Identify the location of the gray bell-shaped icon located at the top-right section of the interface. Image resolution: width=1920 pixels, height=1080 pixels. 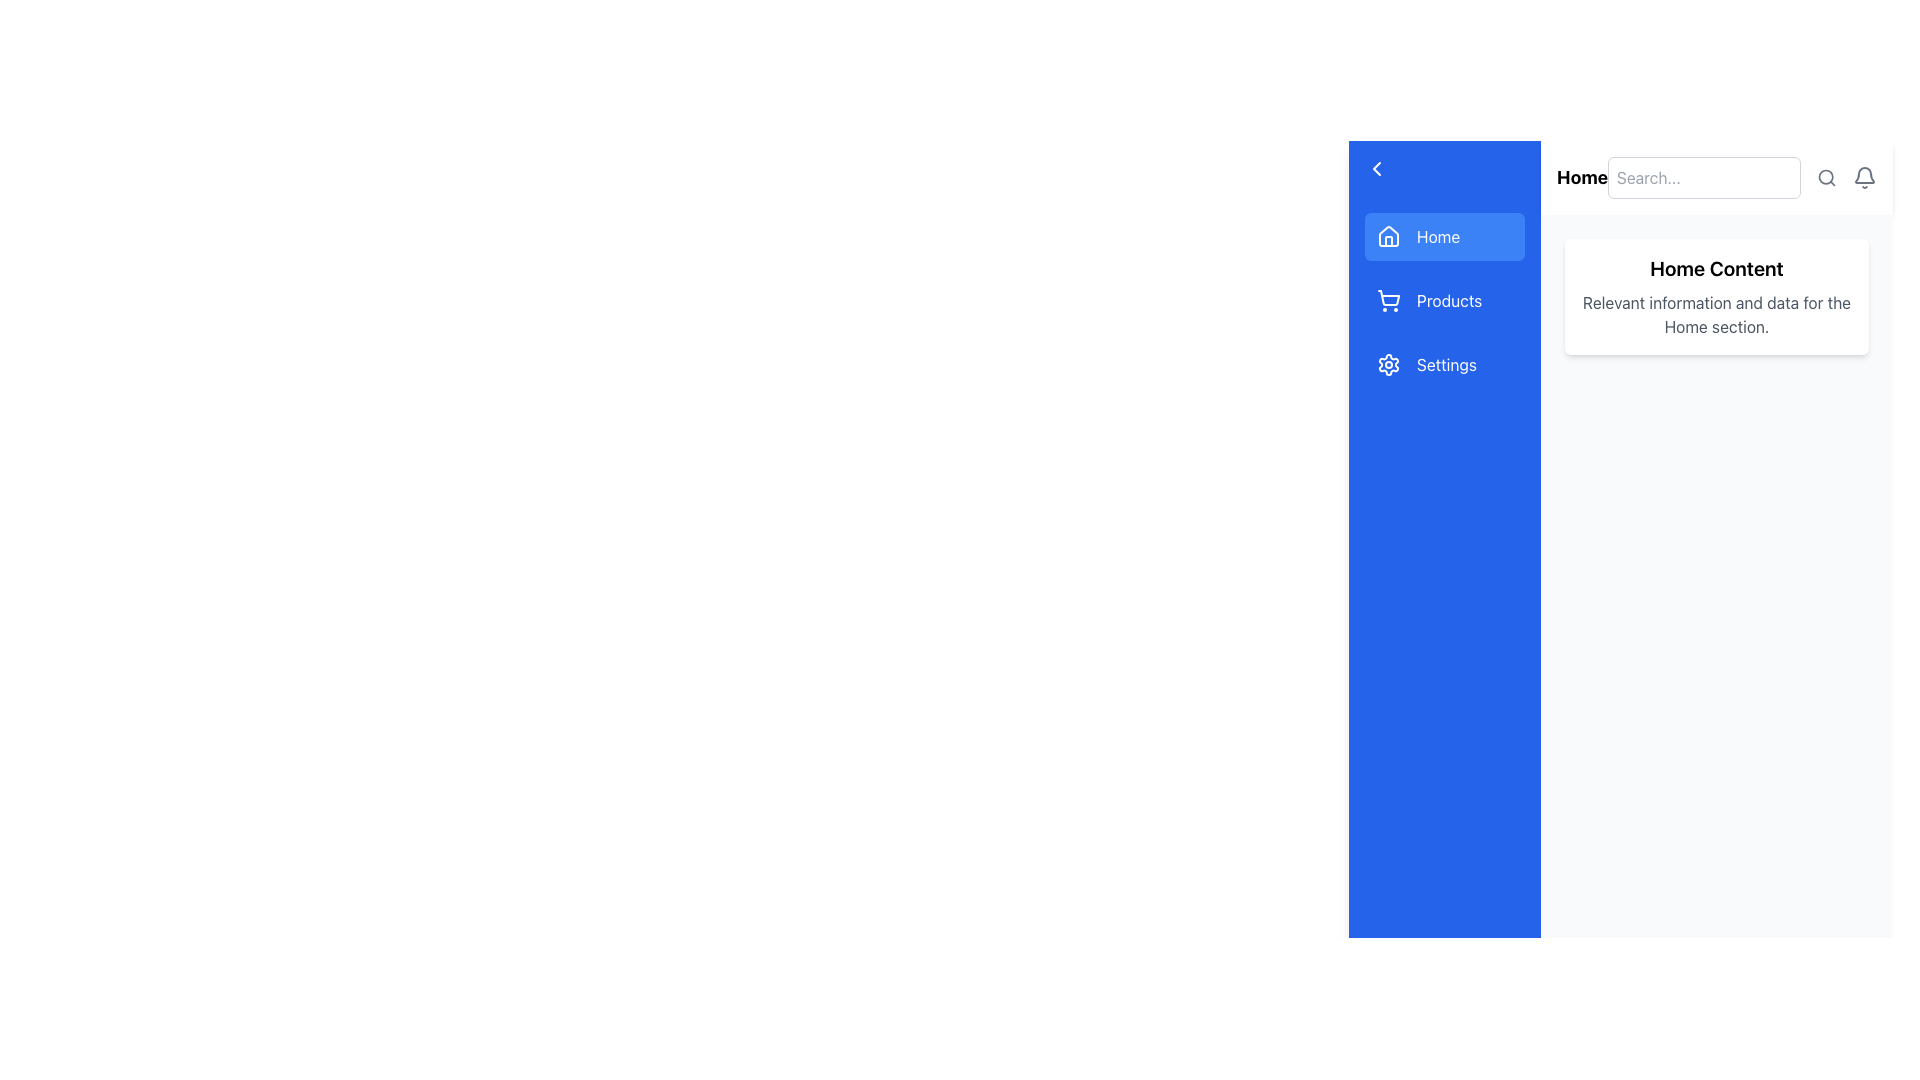
(1864, 176).